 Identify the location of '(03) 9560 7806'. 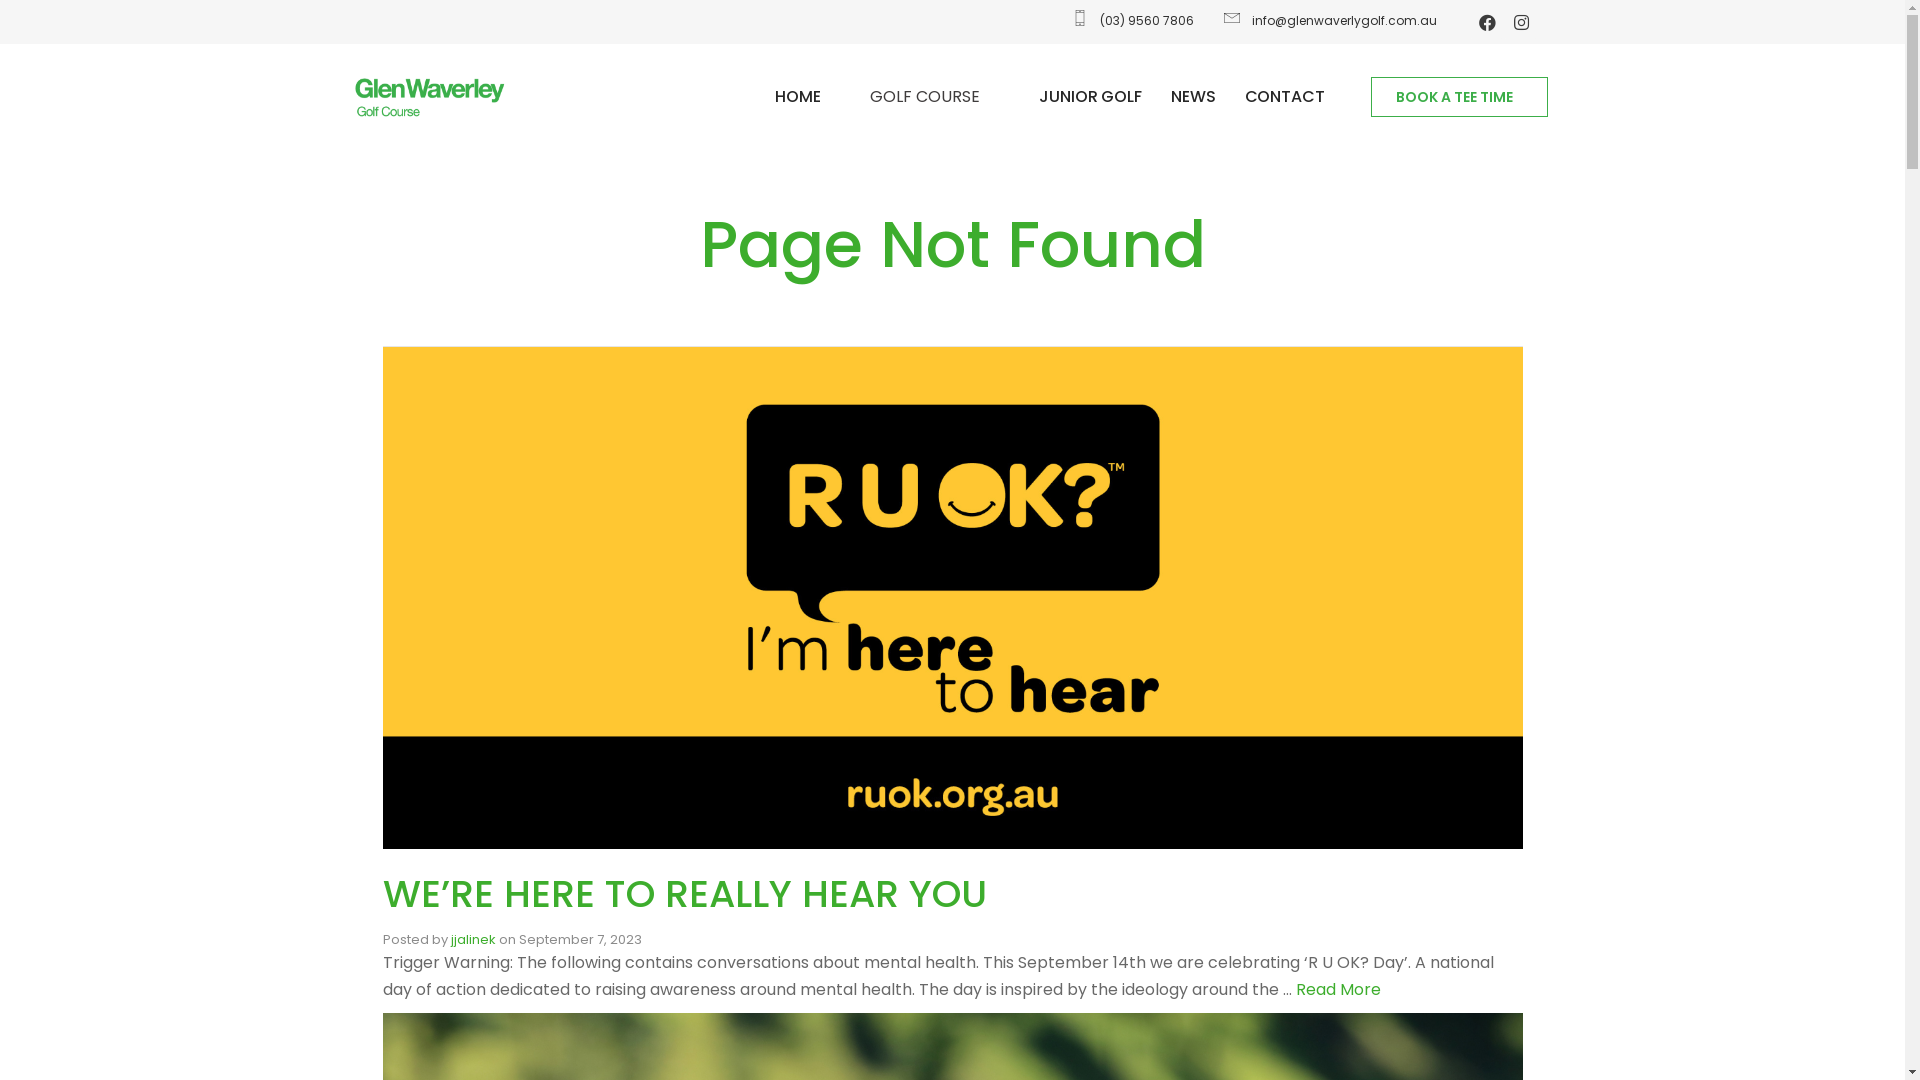
(1067, 20).